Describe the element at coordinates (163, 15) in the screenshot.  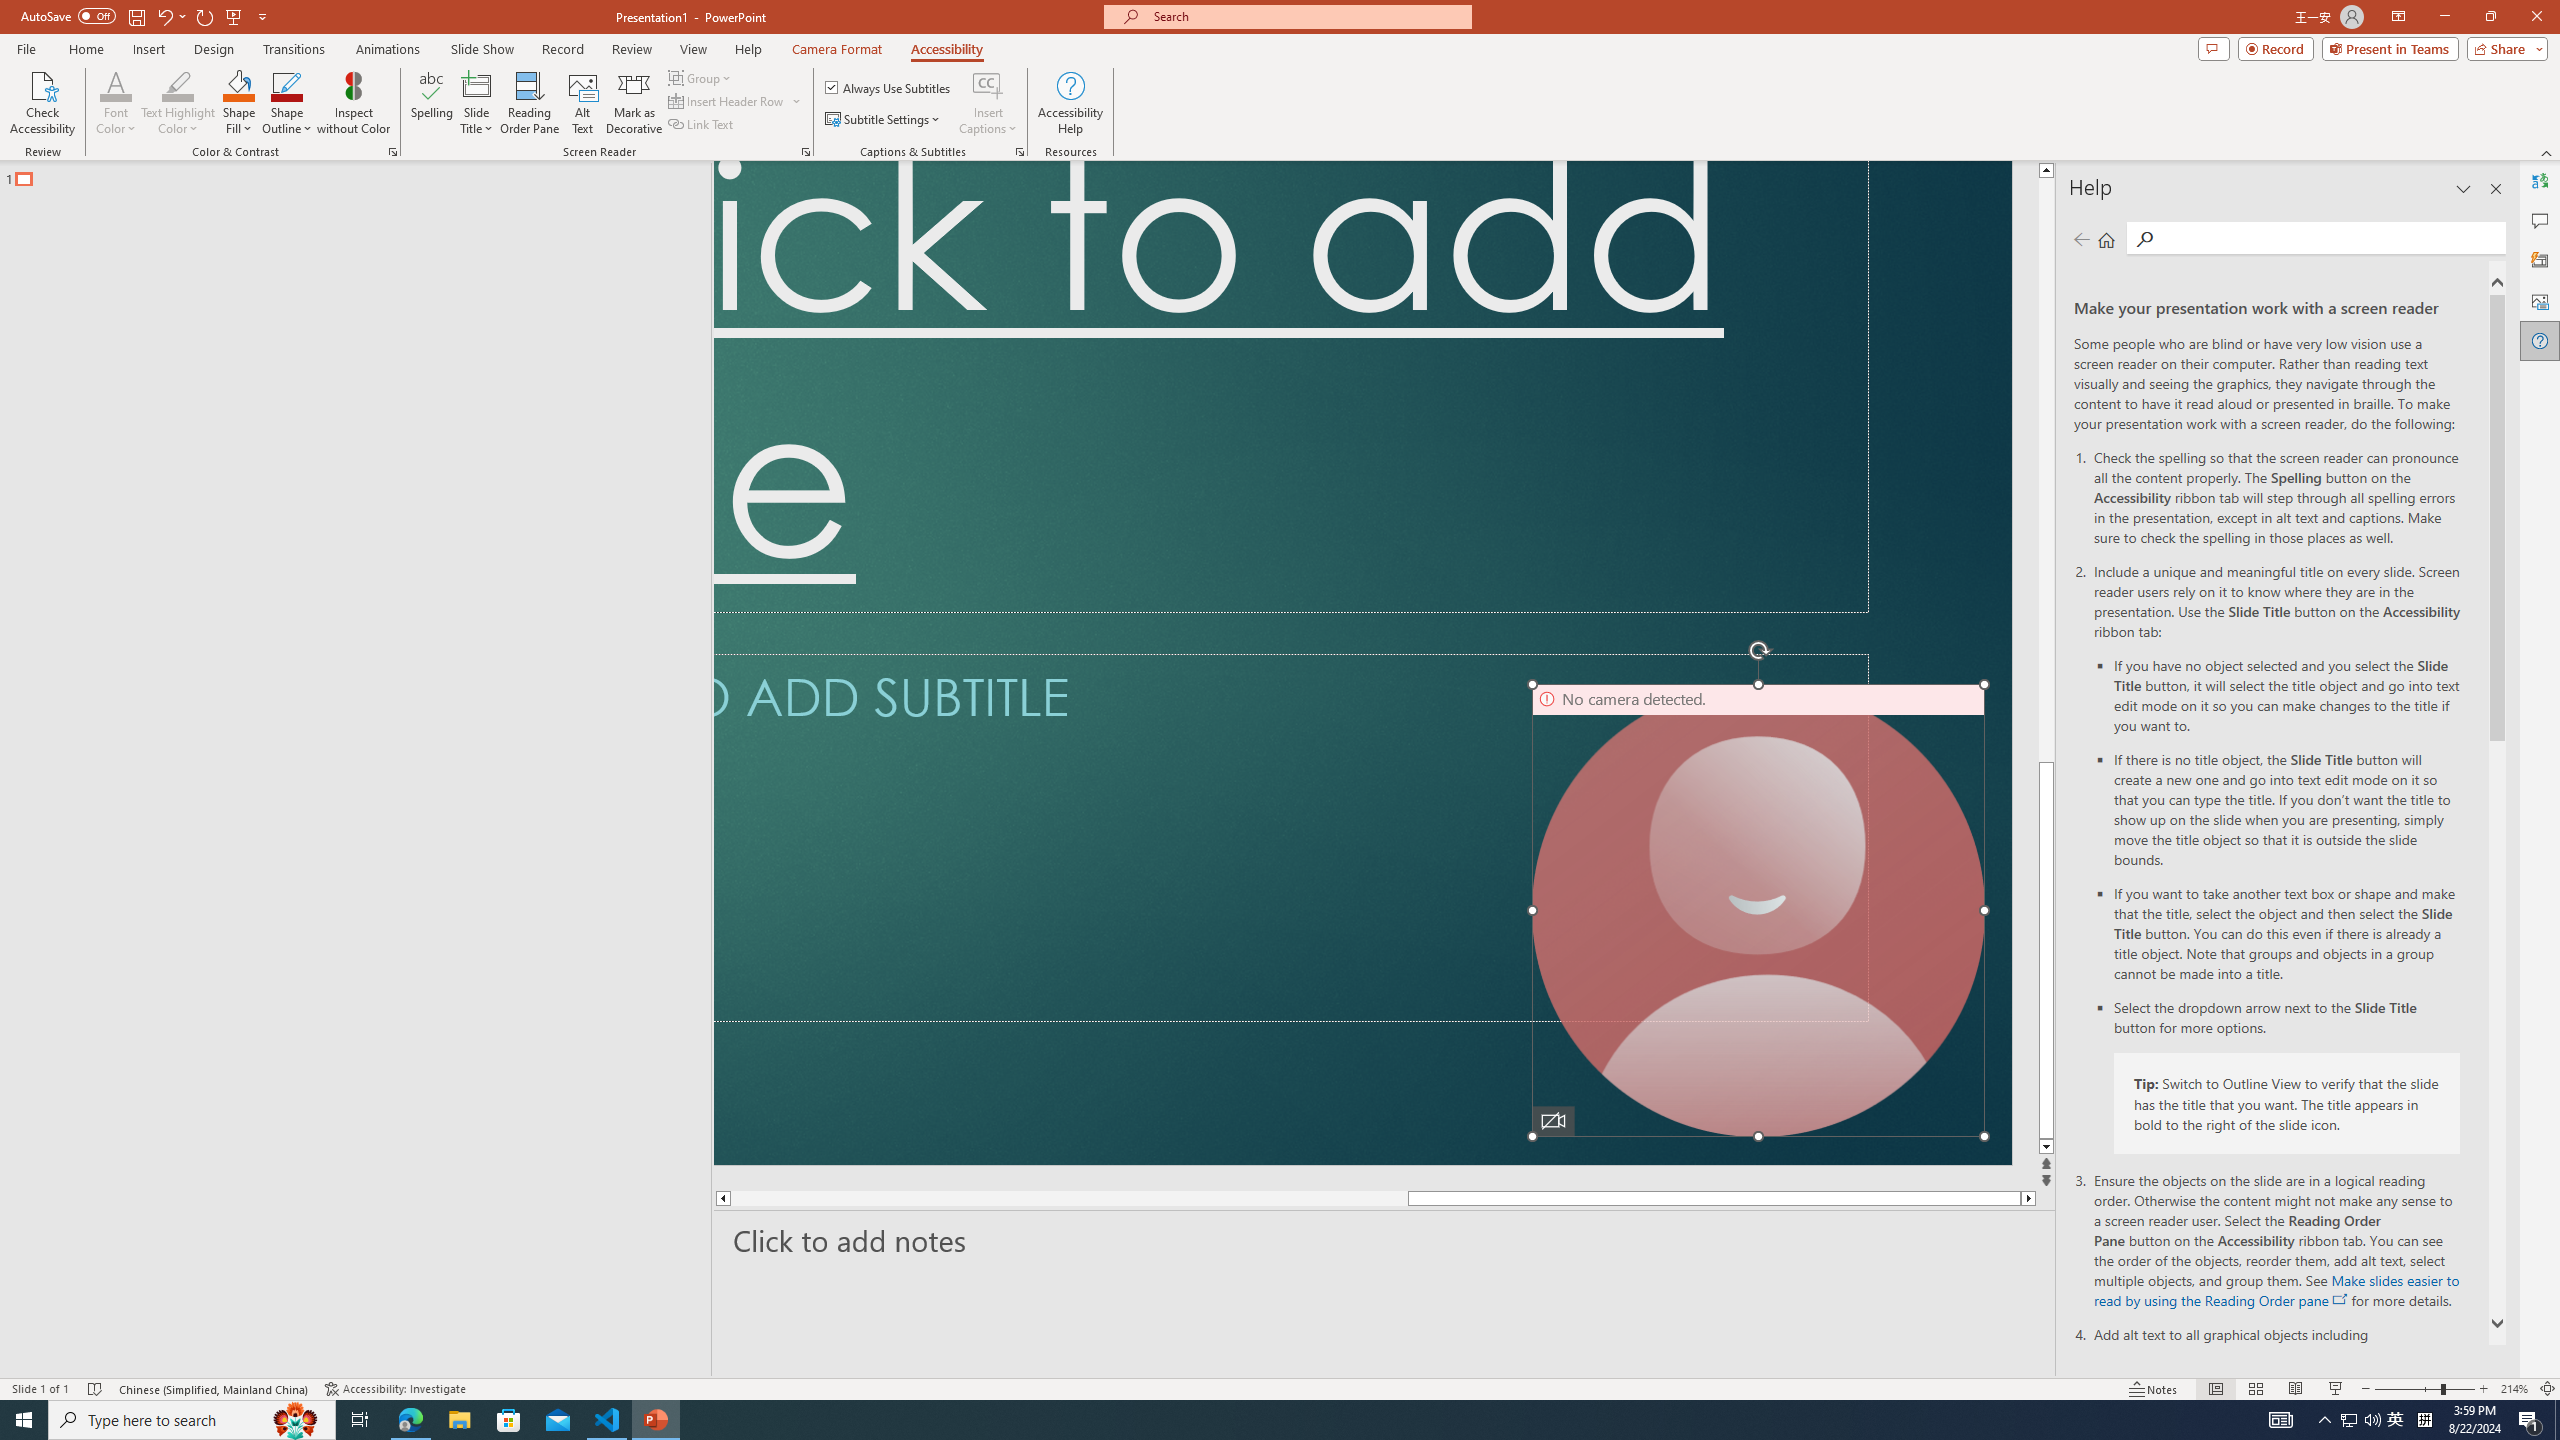
I see `'Undo'` at that location.